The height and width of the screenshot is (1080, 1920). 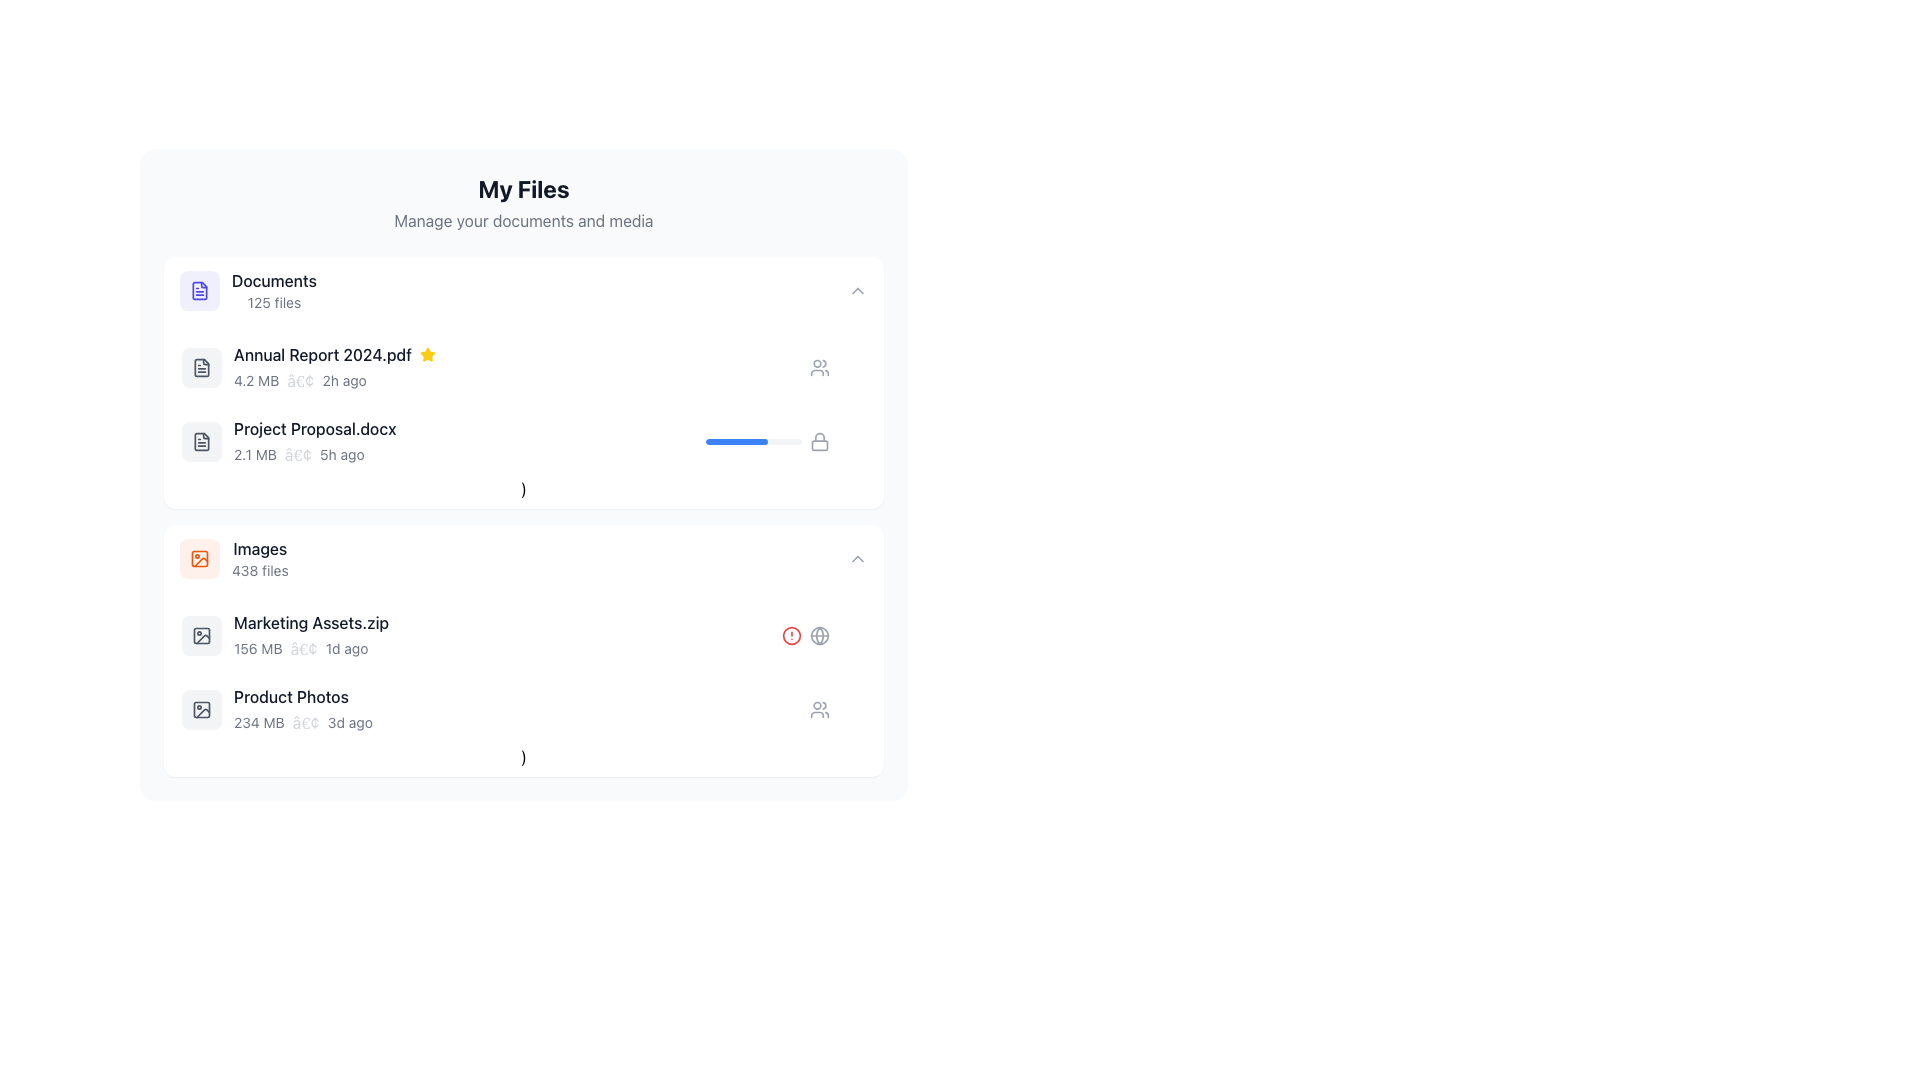 I want to click on the horizontal progress bar located in the middle section of the file list item for 'Project Proposal.docx', which has a gray background and a blue-filled section indicating progress, so click(x=752, y=441).